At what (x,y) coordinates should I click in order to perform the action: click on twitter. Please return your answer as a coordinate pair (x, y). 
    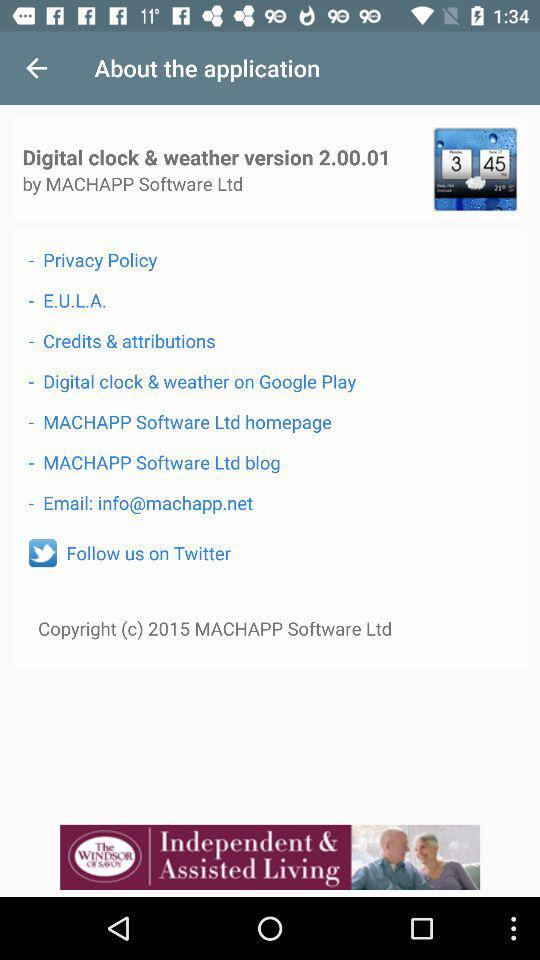
    Looking at the image, I should click on (42, 553).